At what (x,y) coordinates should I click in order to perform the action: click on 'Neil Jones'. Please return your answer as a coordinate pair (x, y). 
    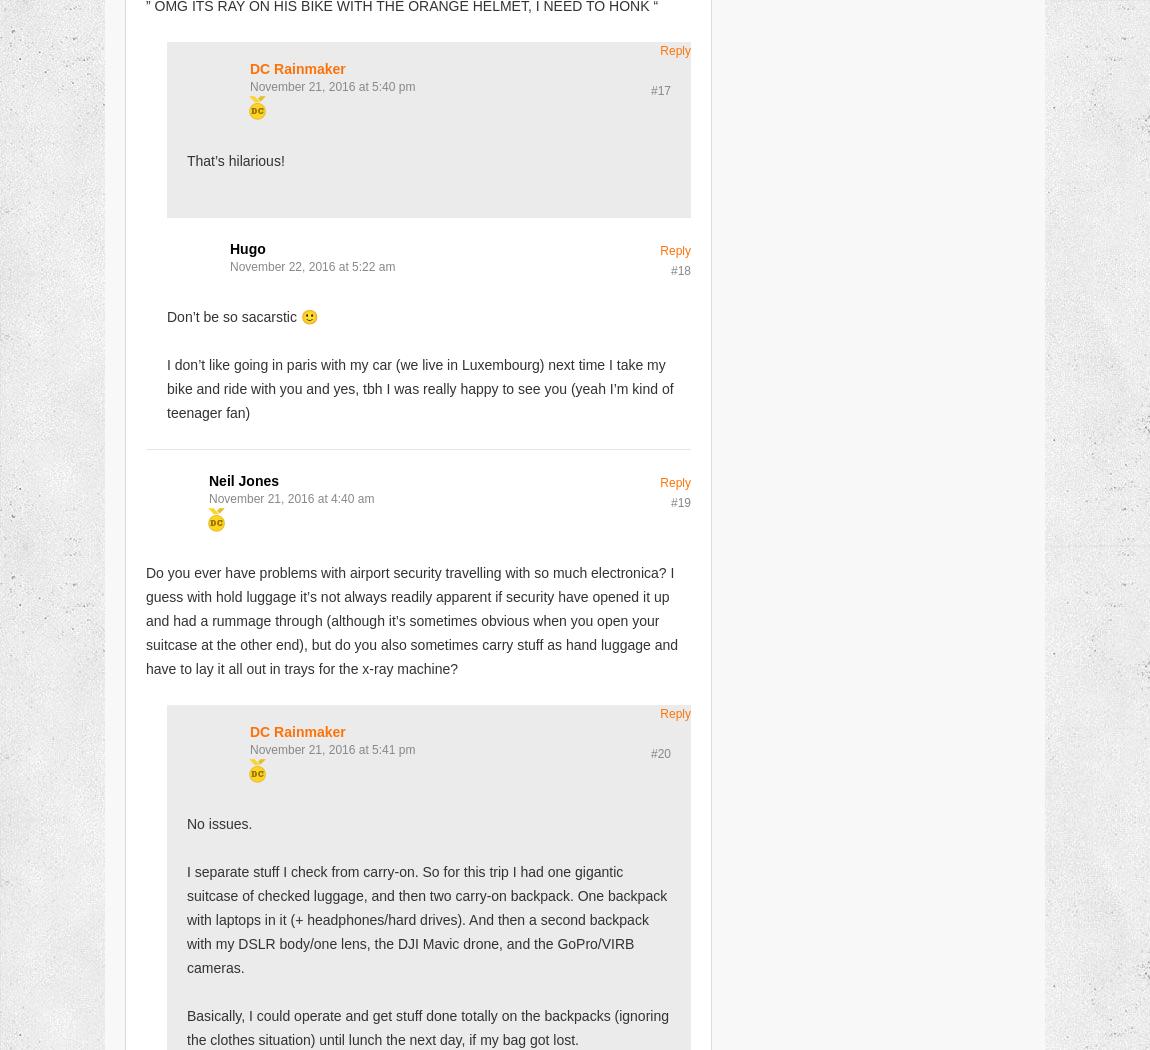
    Looking at the image, I should click on (207, 479).